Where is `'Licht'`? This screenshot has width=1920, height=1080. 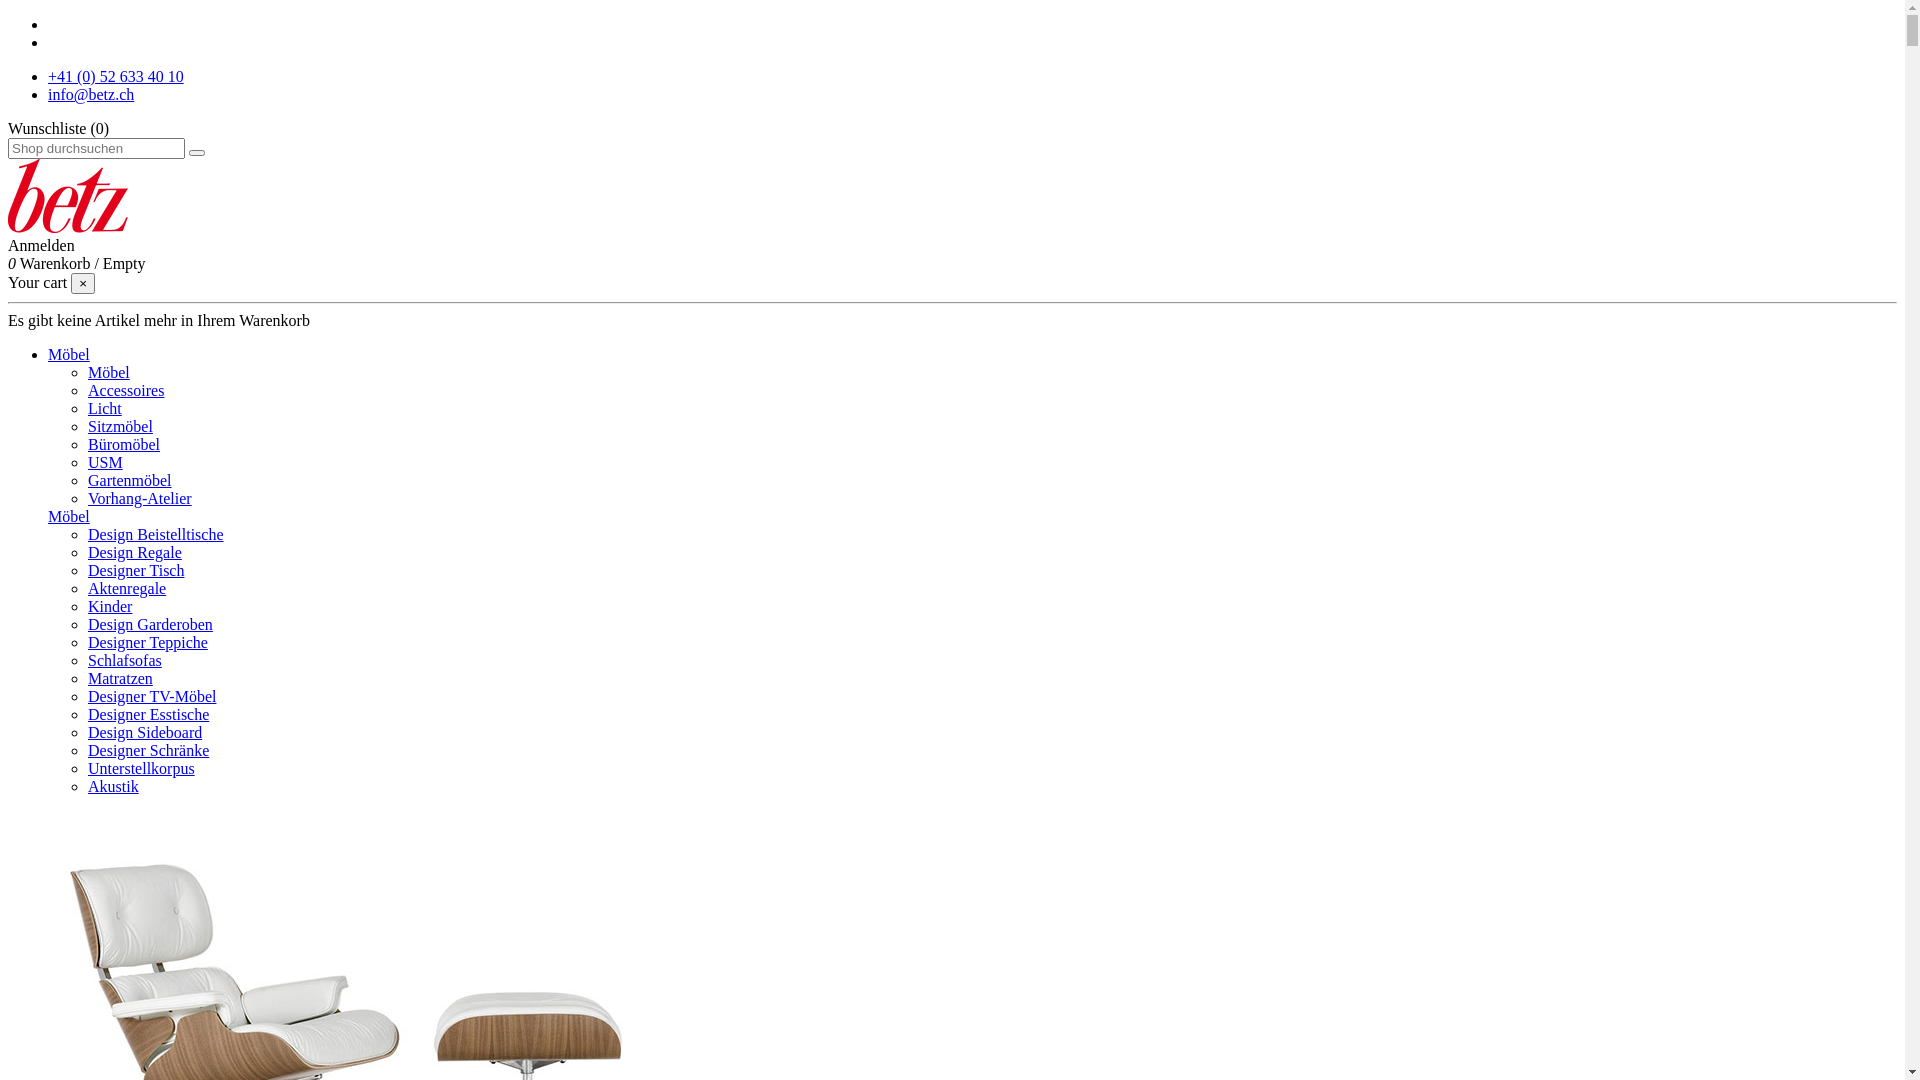
'Licht' is located at coordinates (104, 407).